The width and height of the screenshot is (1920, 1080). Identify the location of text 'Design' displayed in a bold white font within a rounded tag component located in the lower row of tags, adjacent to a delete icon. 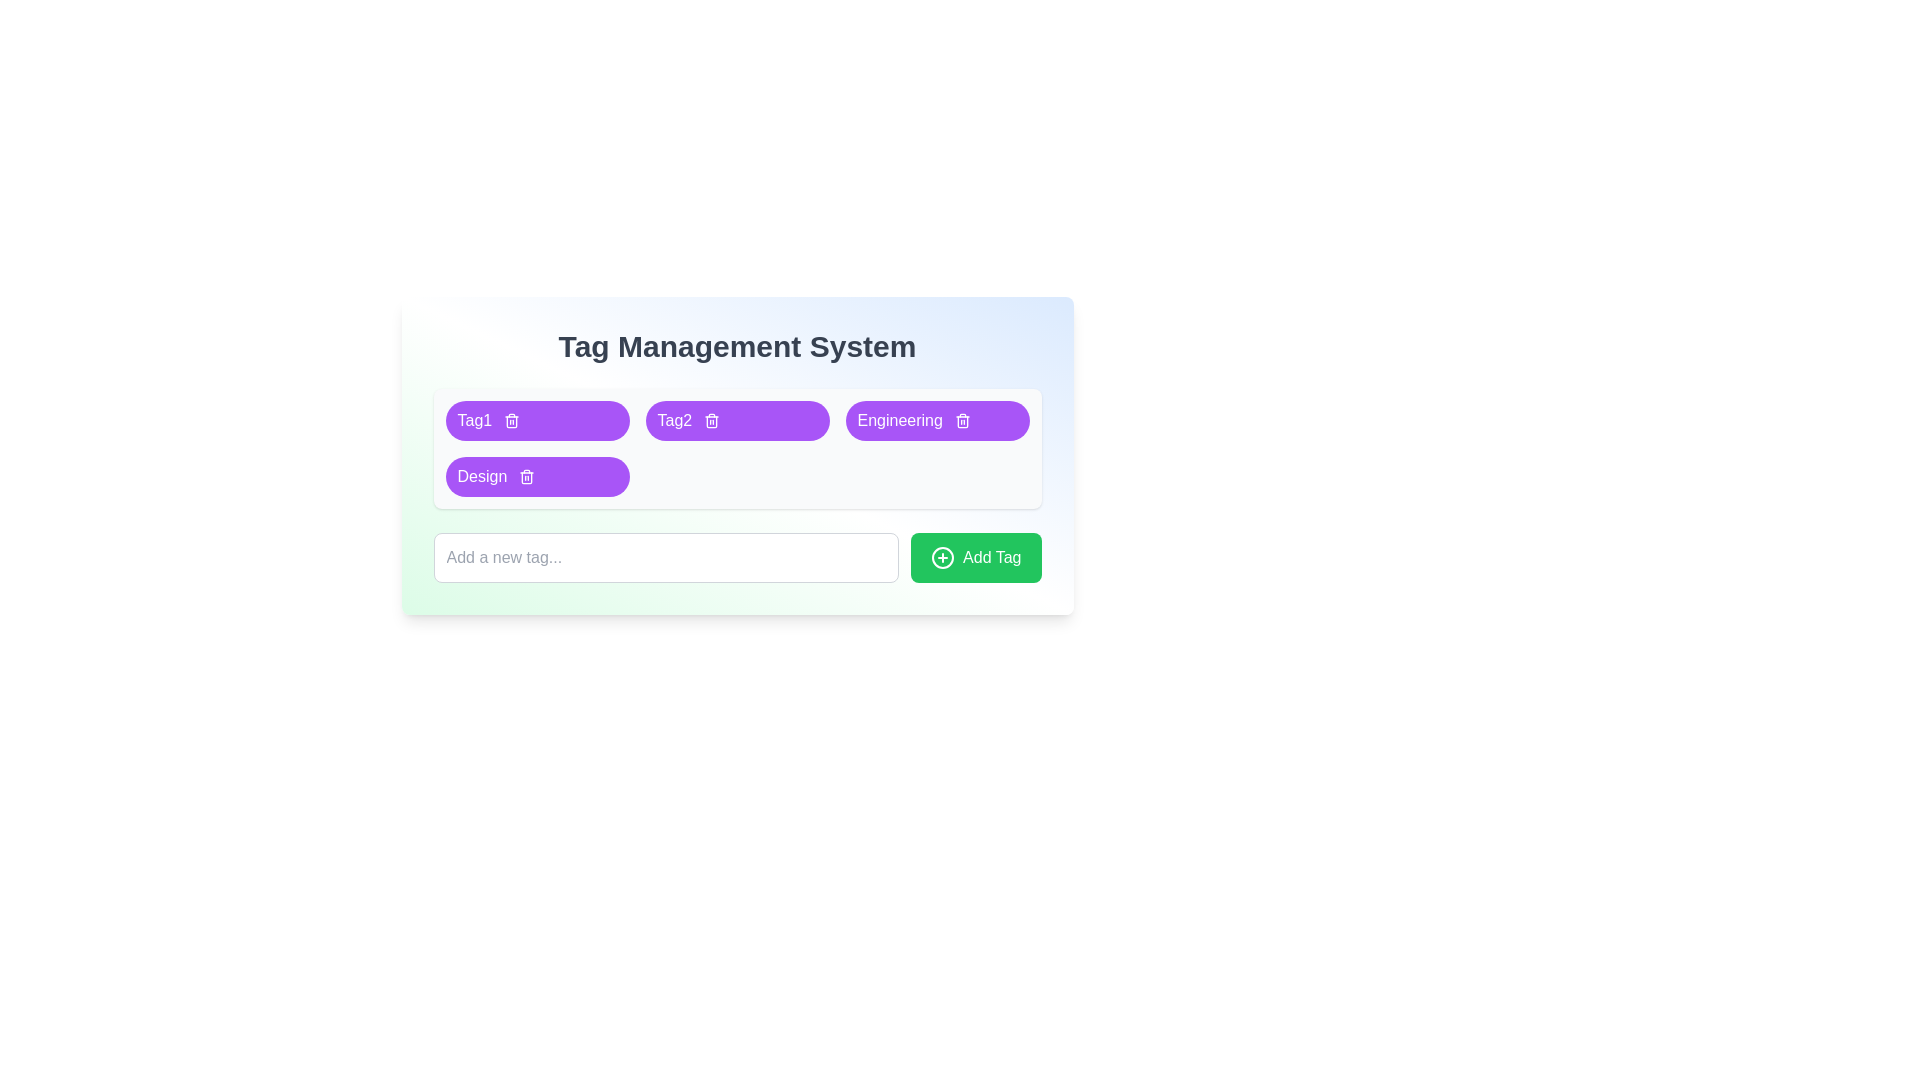
(482, 477).